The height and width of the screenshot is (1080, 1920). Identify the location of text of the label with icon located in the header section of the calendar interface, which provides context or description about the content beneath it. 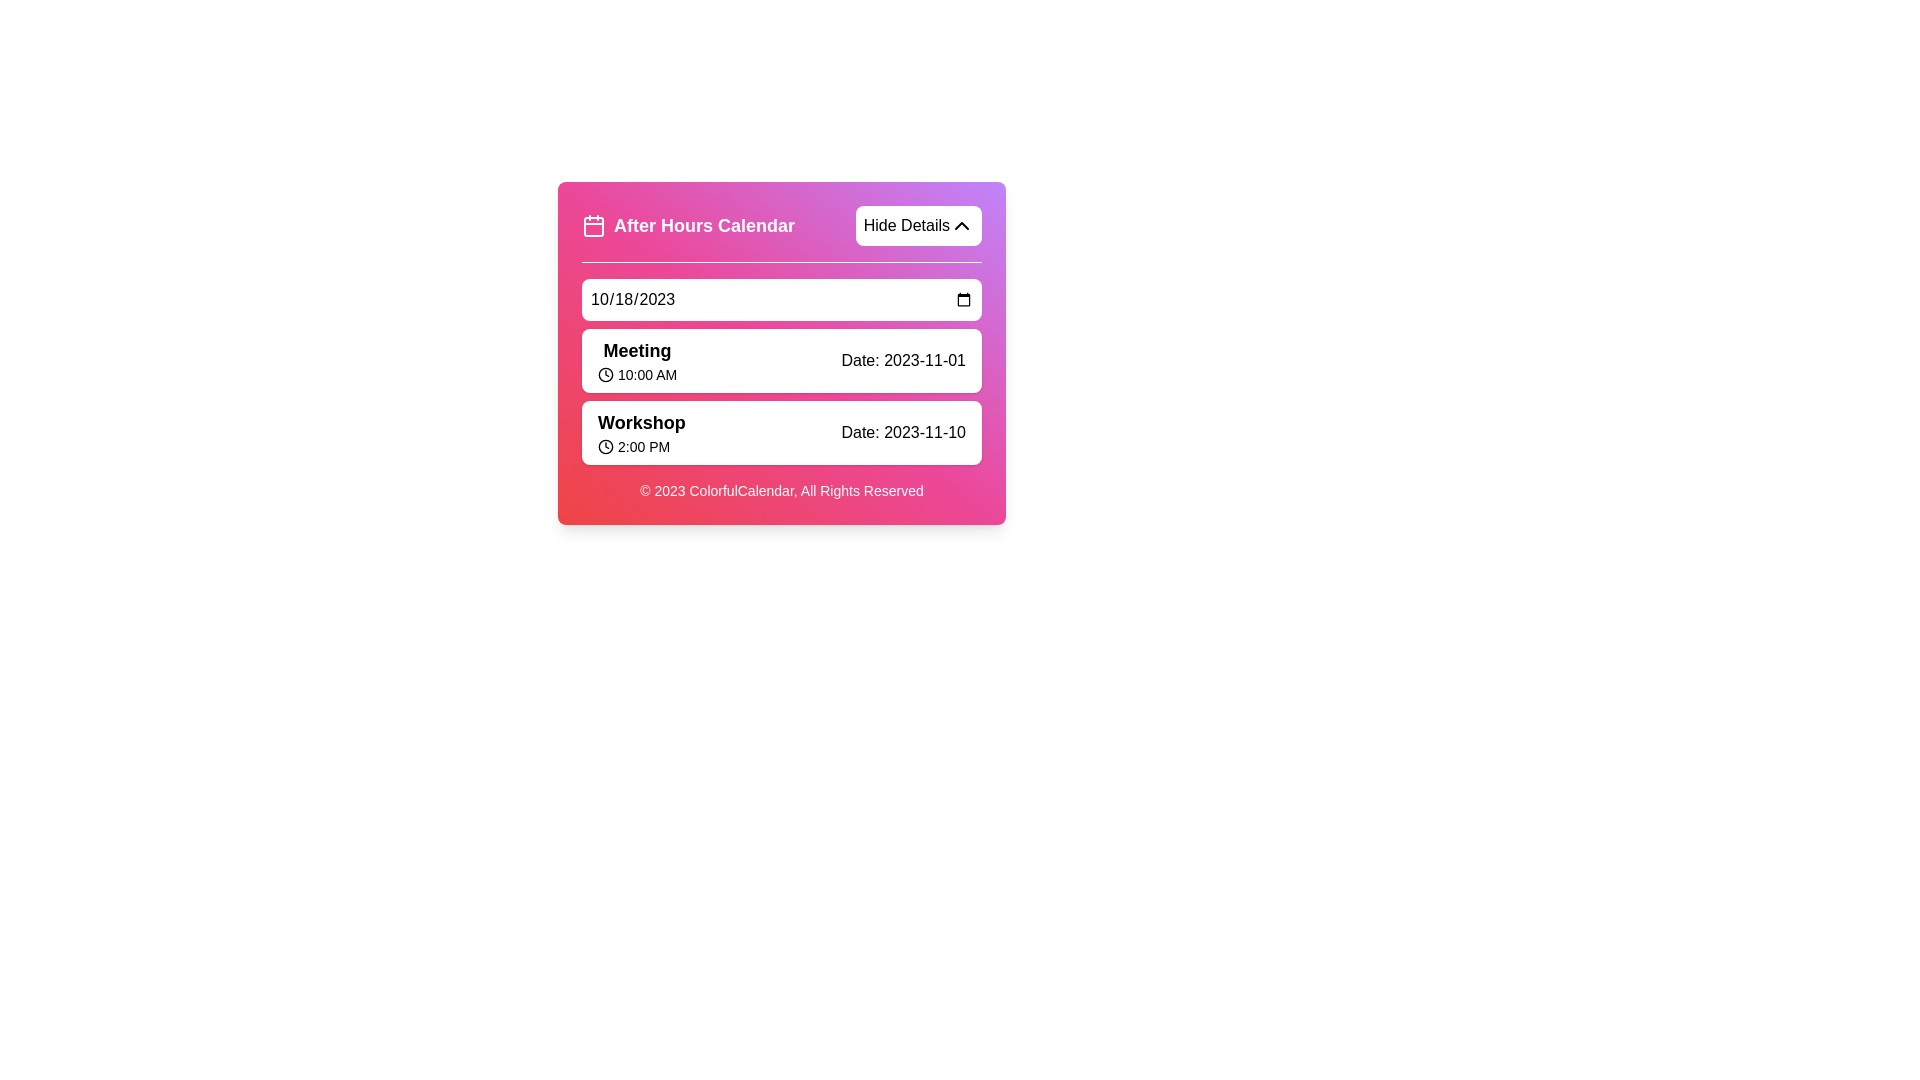
(688, 225).